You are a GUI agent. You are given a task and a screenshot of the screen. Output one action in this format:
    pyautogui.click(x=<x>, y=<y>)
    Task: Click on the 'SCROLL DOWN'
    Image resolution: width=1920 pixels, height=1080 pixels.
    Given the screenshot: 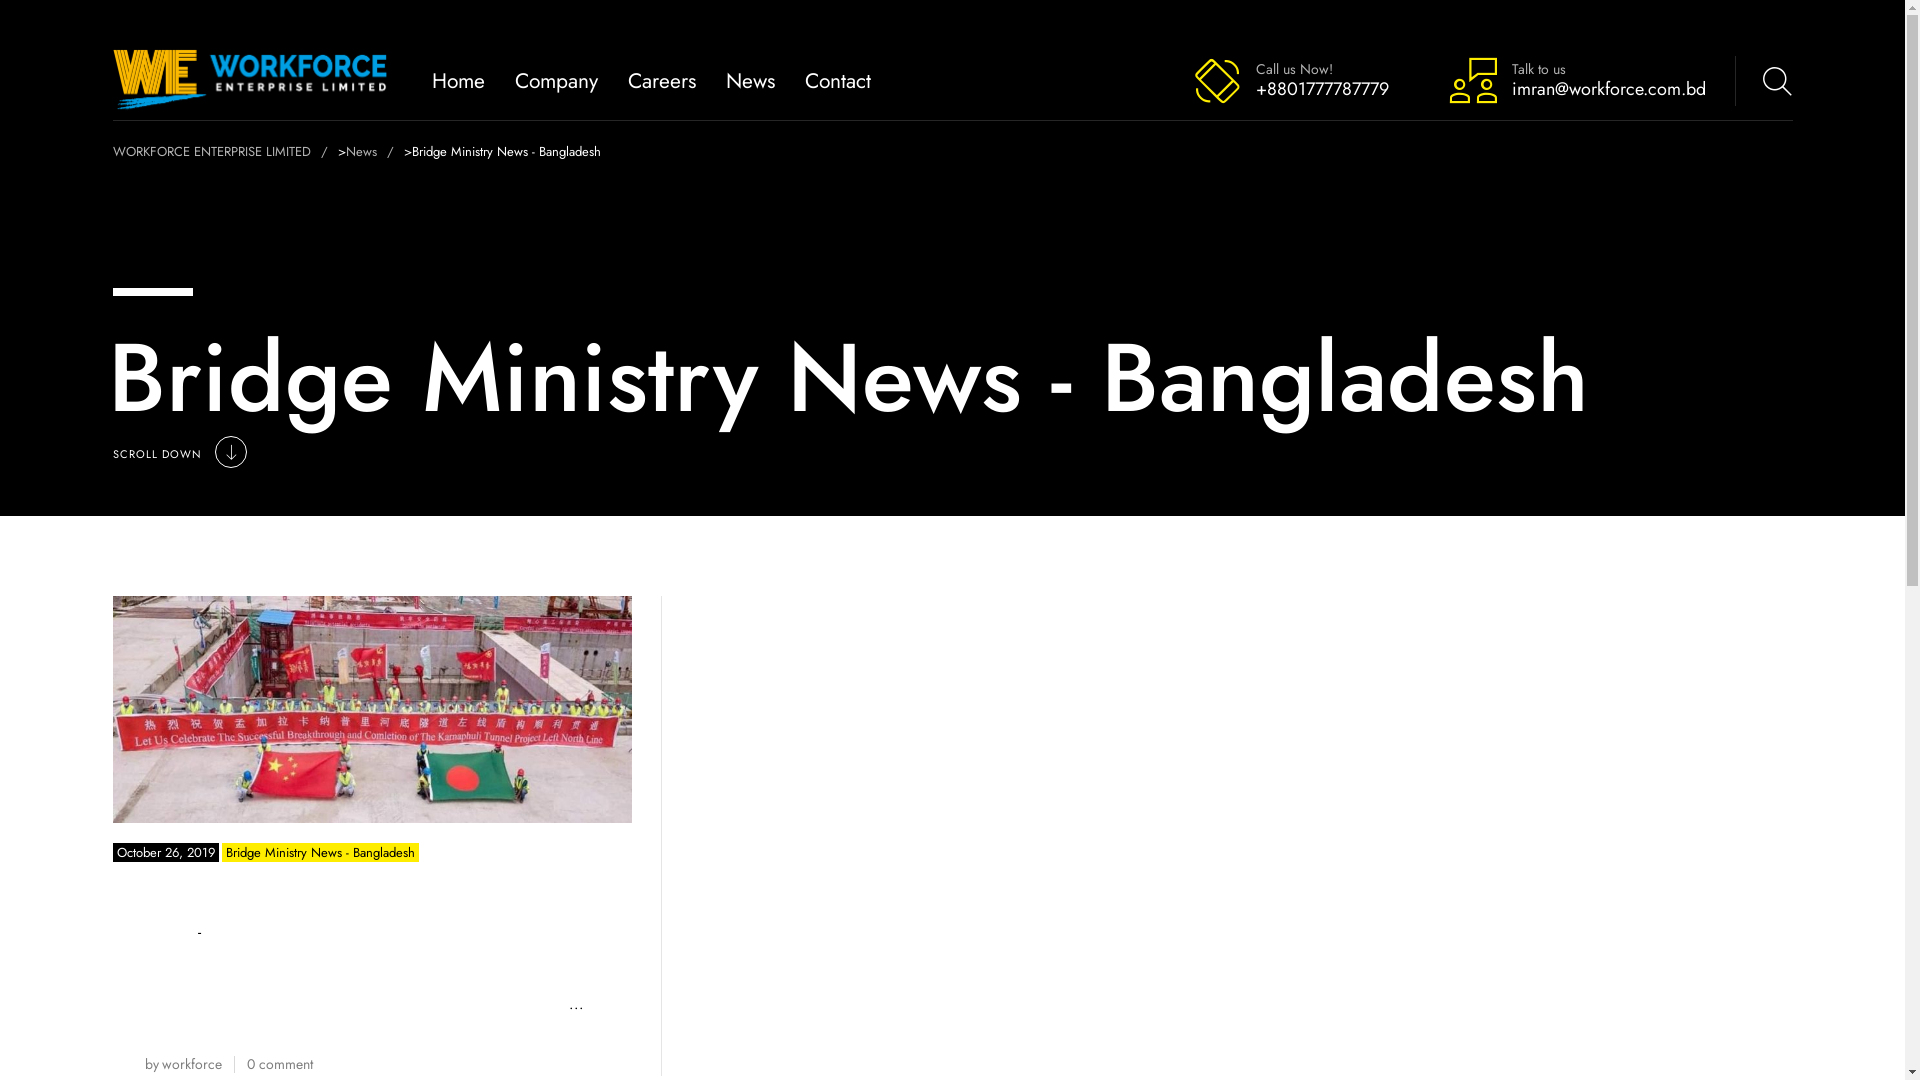 What is the action you would take?
    pyautogui.click(x=110, y=454)
    